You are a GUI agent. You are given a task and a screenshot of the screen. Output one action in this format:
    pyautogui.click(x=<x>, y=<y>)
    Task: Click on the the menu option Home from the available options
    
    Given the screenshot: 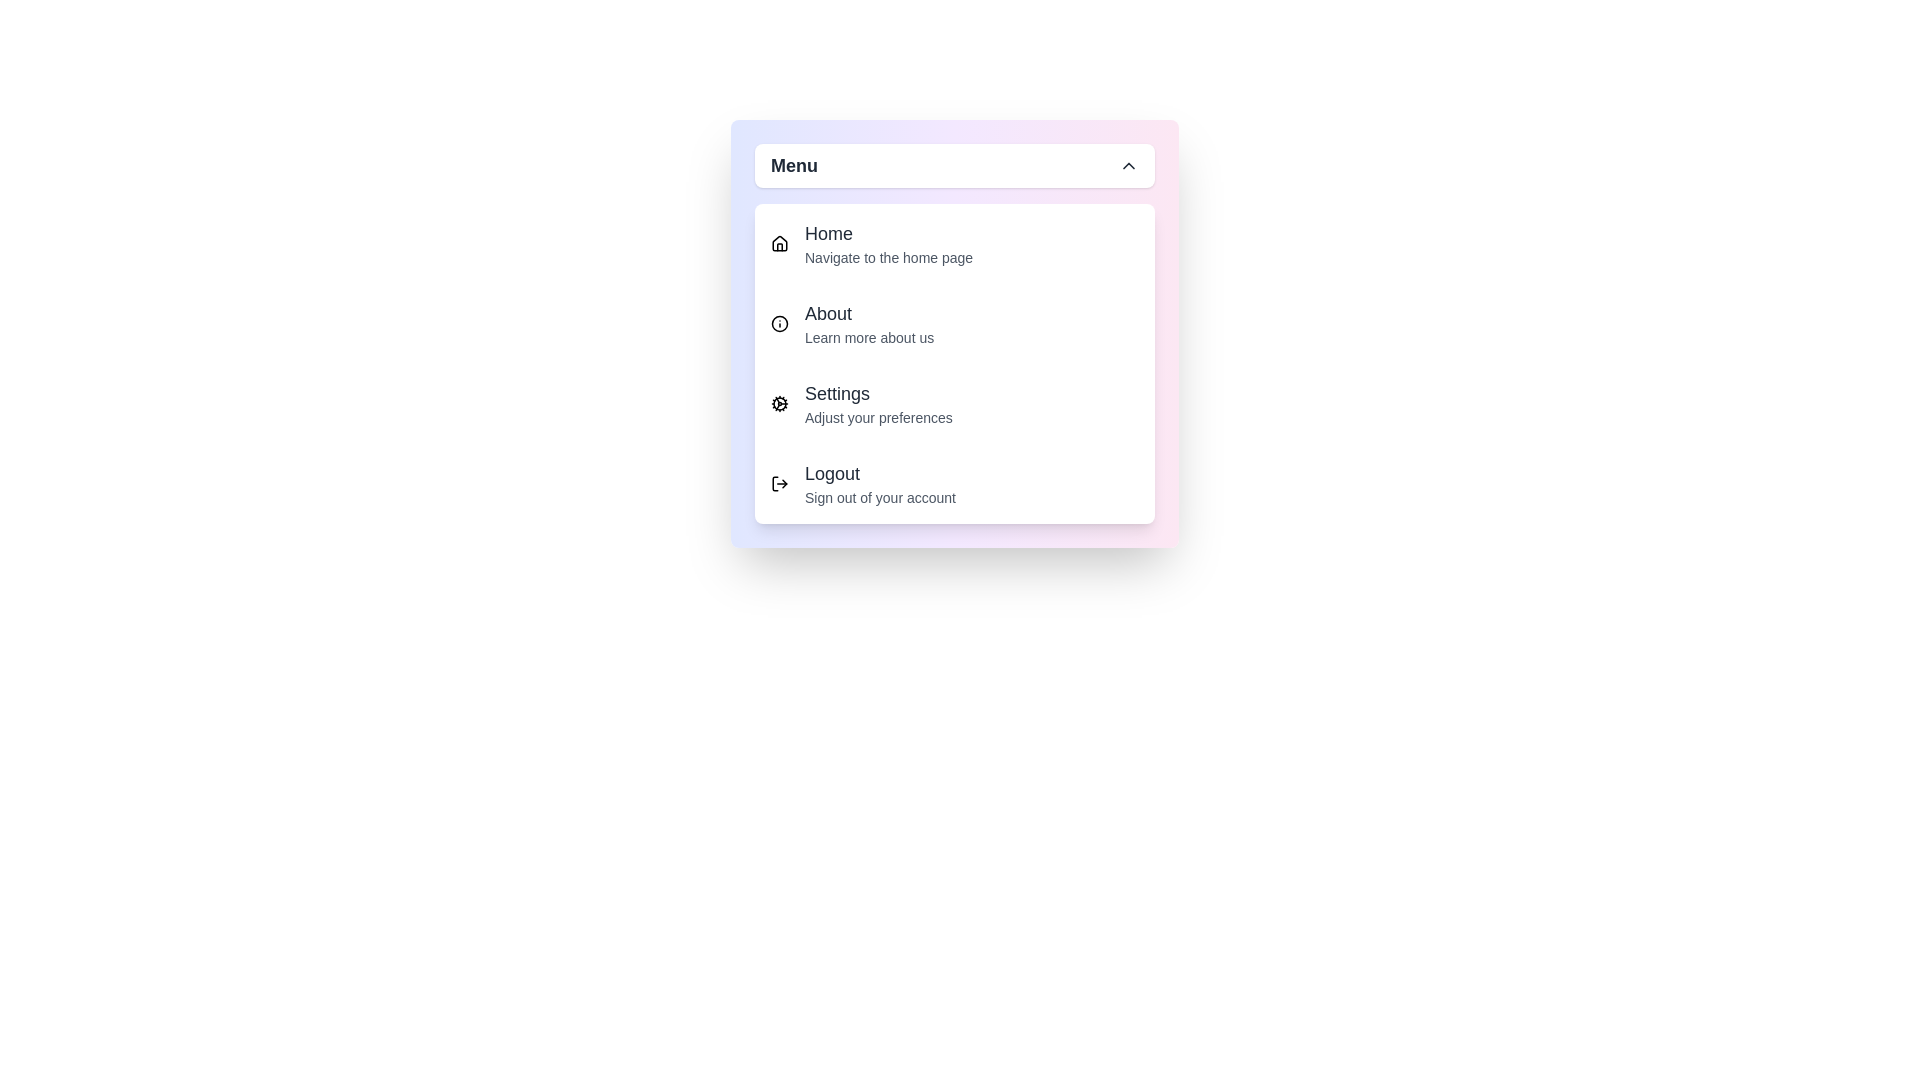 What is the action you would take?
    pyautogui.click(x=954, y=242)
    